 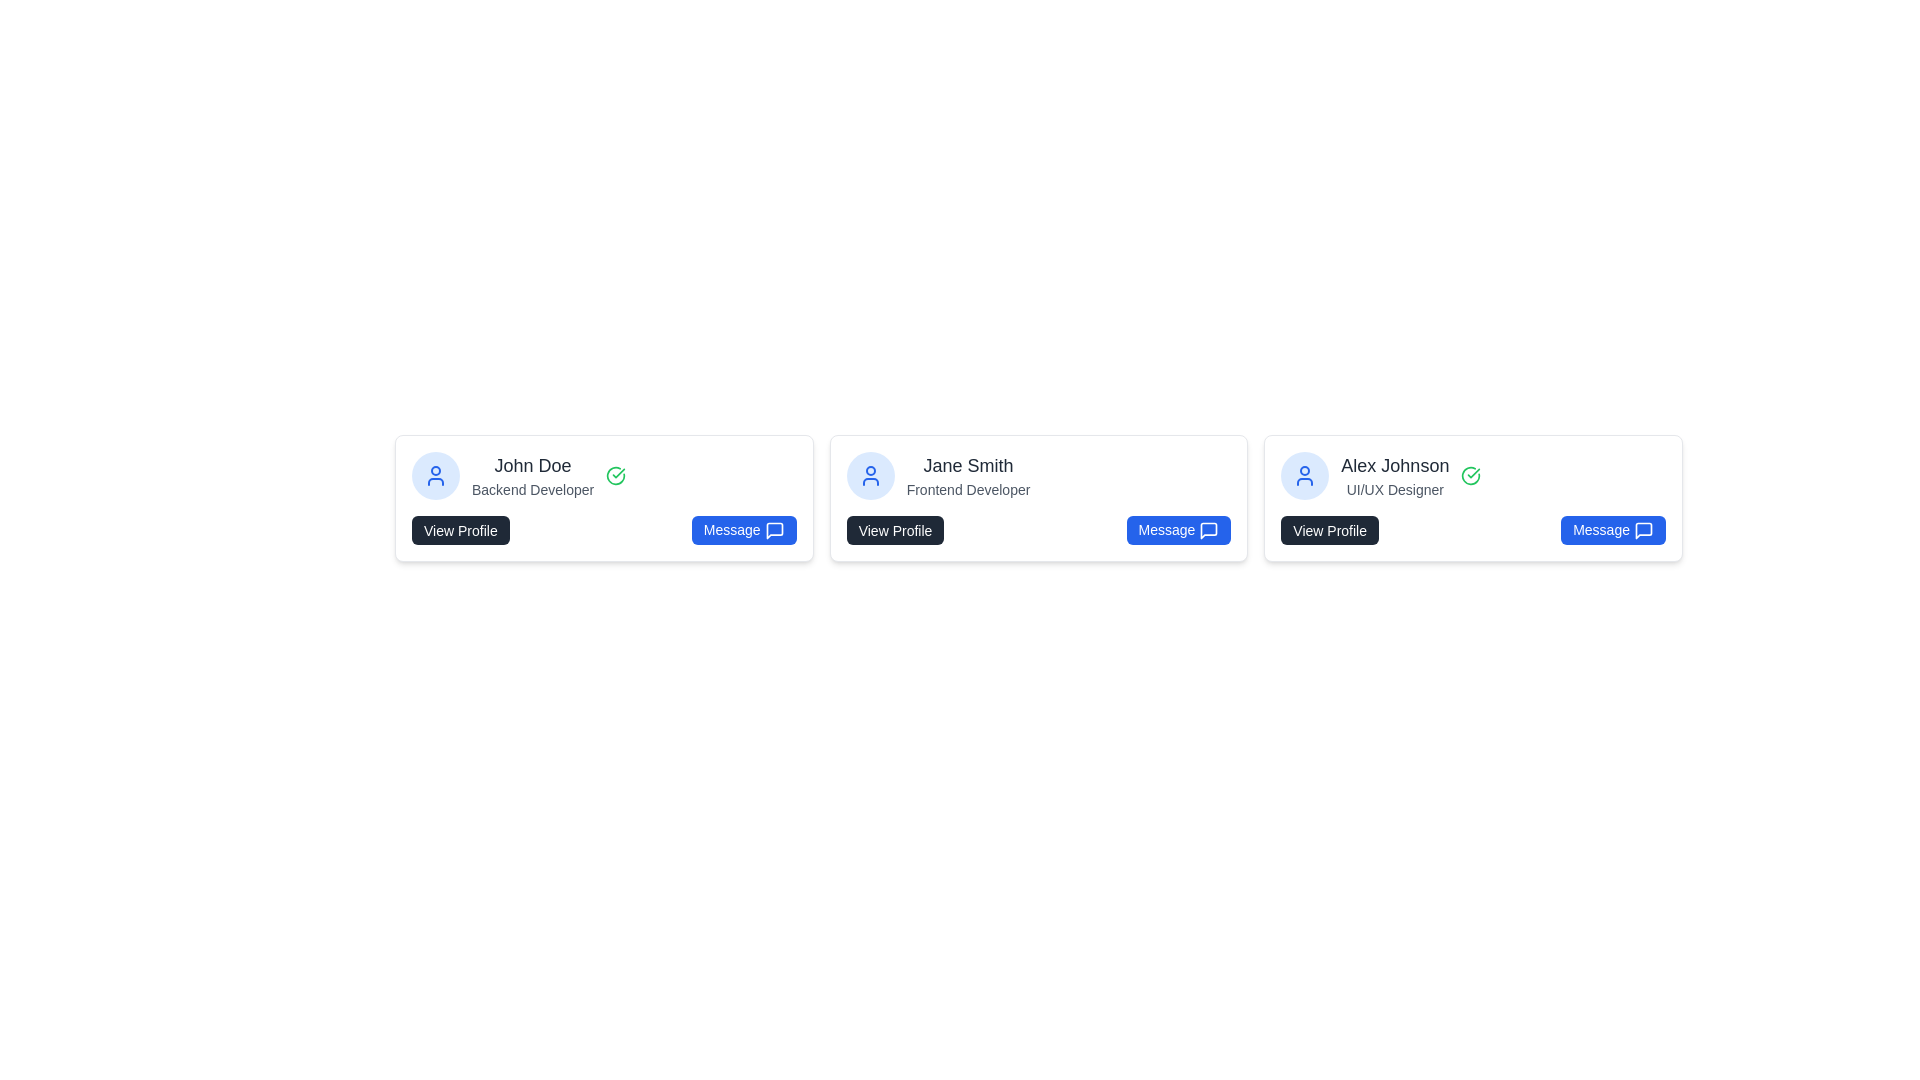 What do you see at coordinates (603, 497) in the screenshot?
I see `the first Profile Card in the grid displaying user profile summary options` at bounding box center [603, 497].